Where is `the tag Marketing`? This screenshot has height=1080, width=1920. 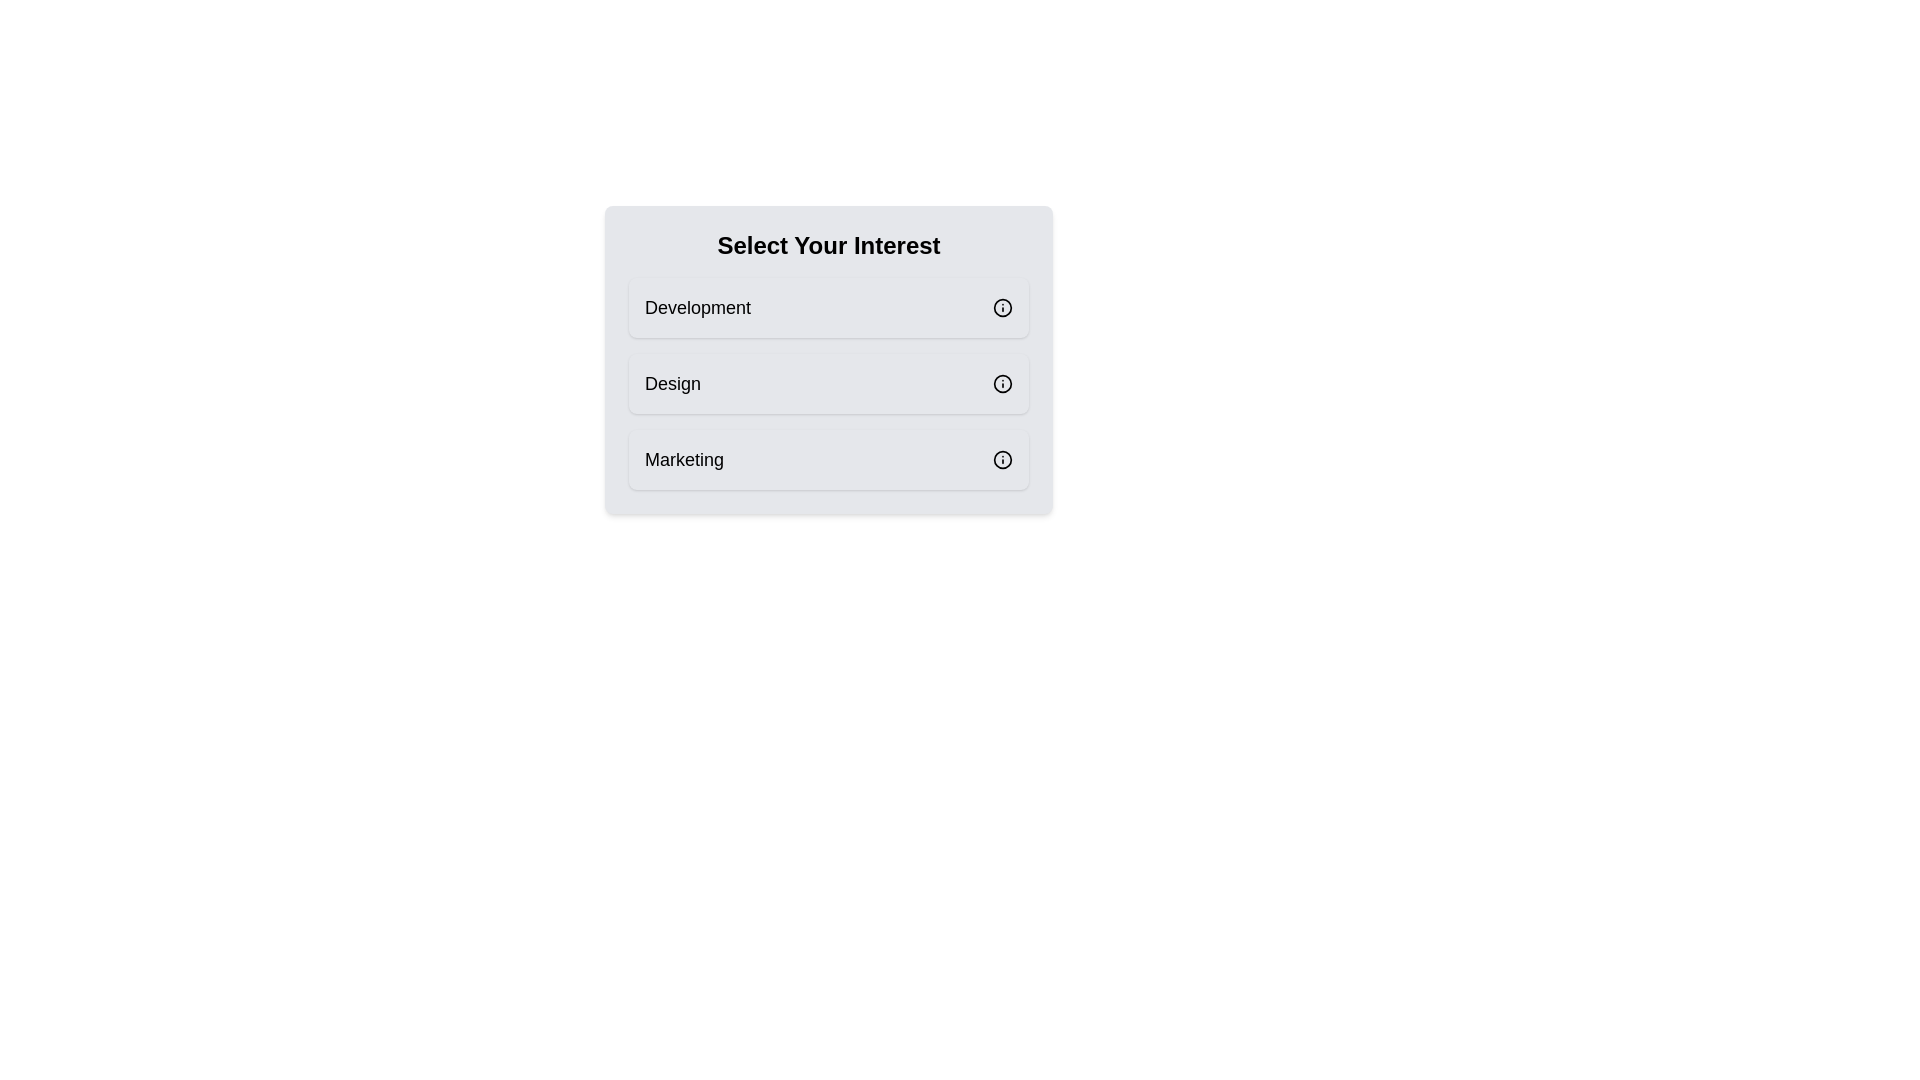 the tag Marketing is located at coordinates (829, 459).